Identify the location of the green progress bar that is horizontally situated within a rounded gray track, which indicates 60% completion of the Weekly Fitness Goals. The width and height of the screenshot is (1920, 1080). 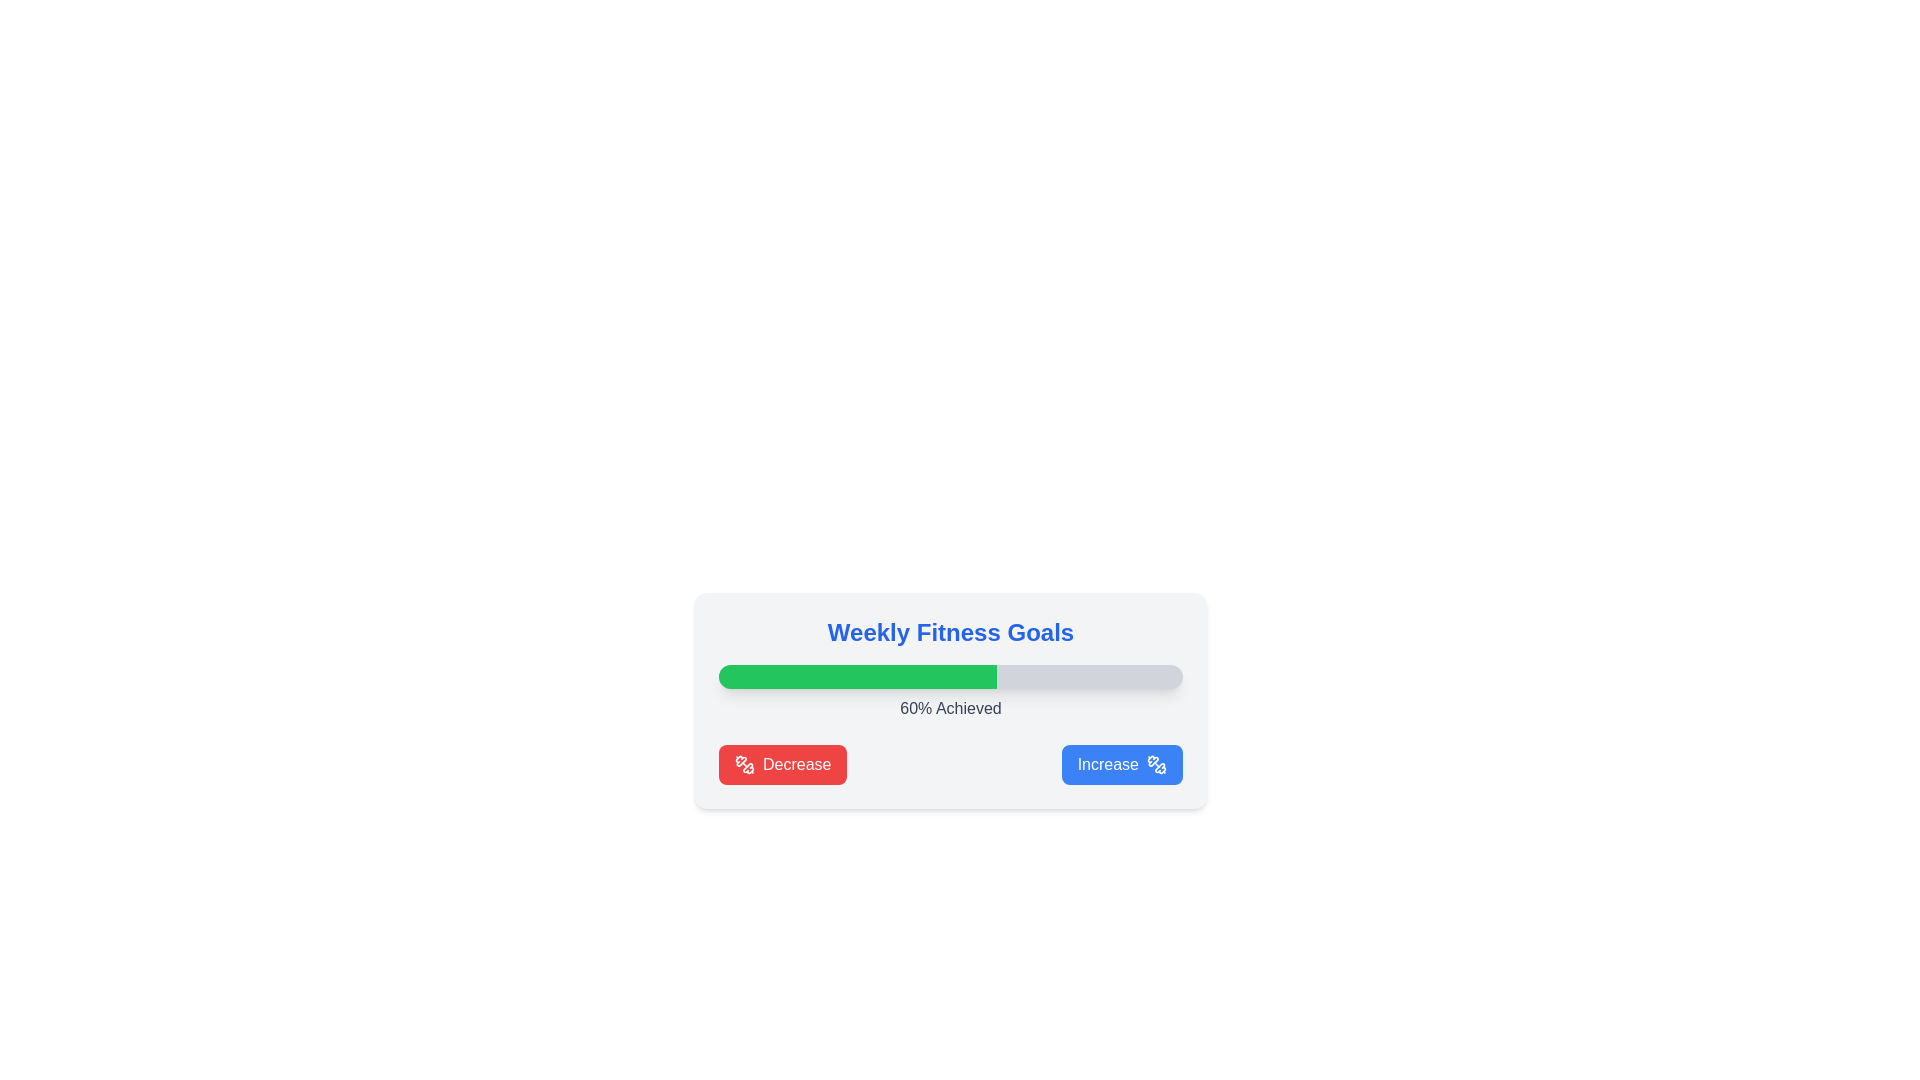
(858, 676).